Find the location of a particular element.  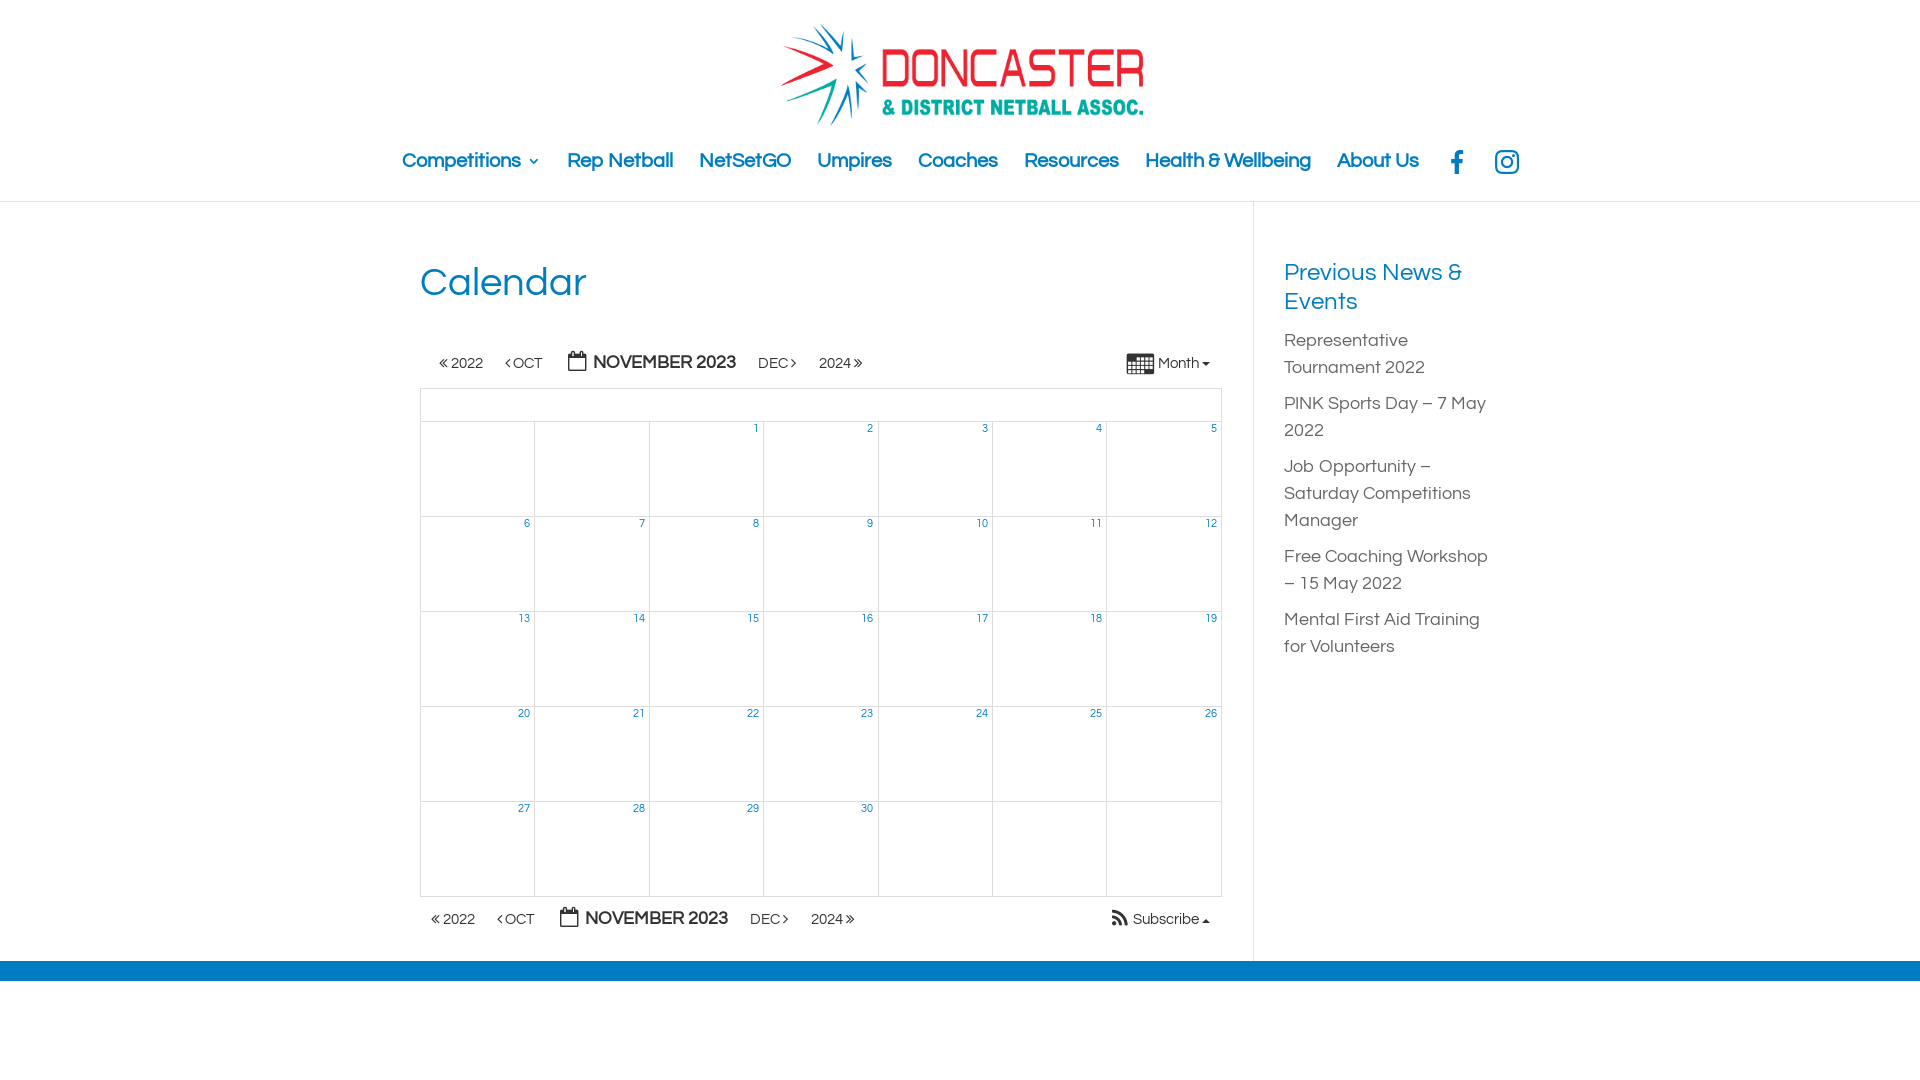

'NetSetGO' is located at coordinates (743, 173).